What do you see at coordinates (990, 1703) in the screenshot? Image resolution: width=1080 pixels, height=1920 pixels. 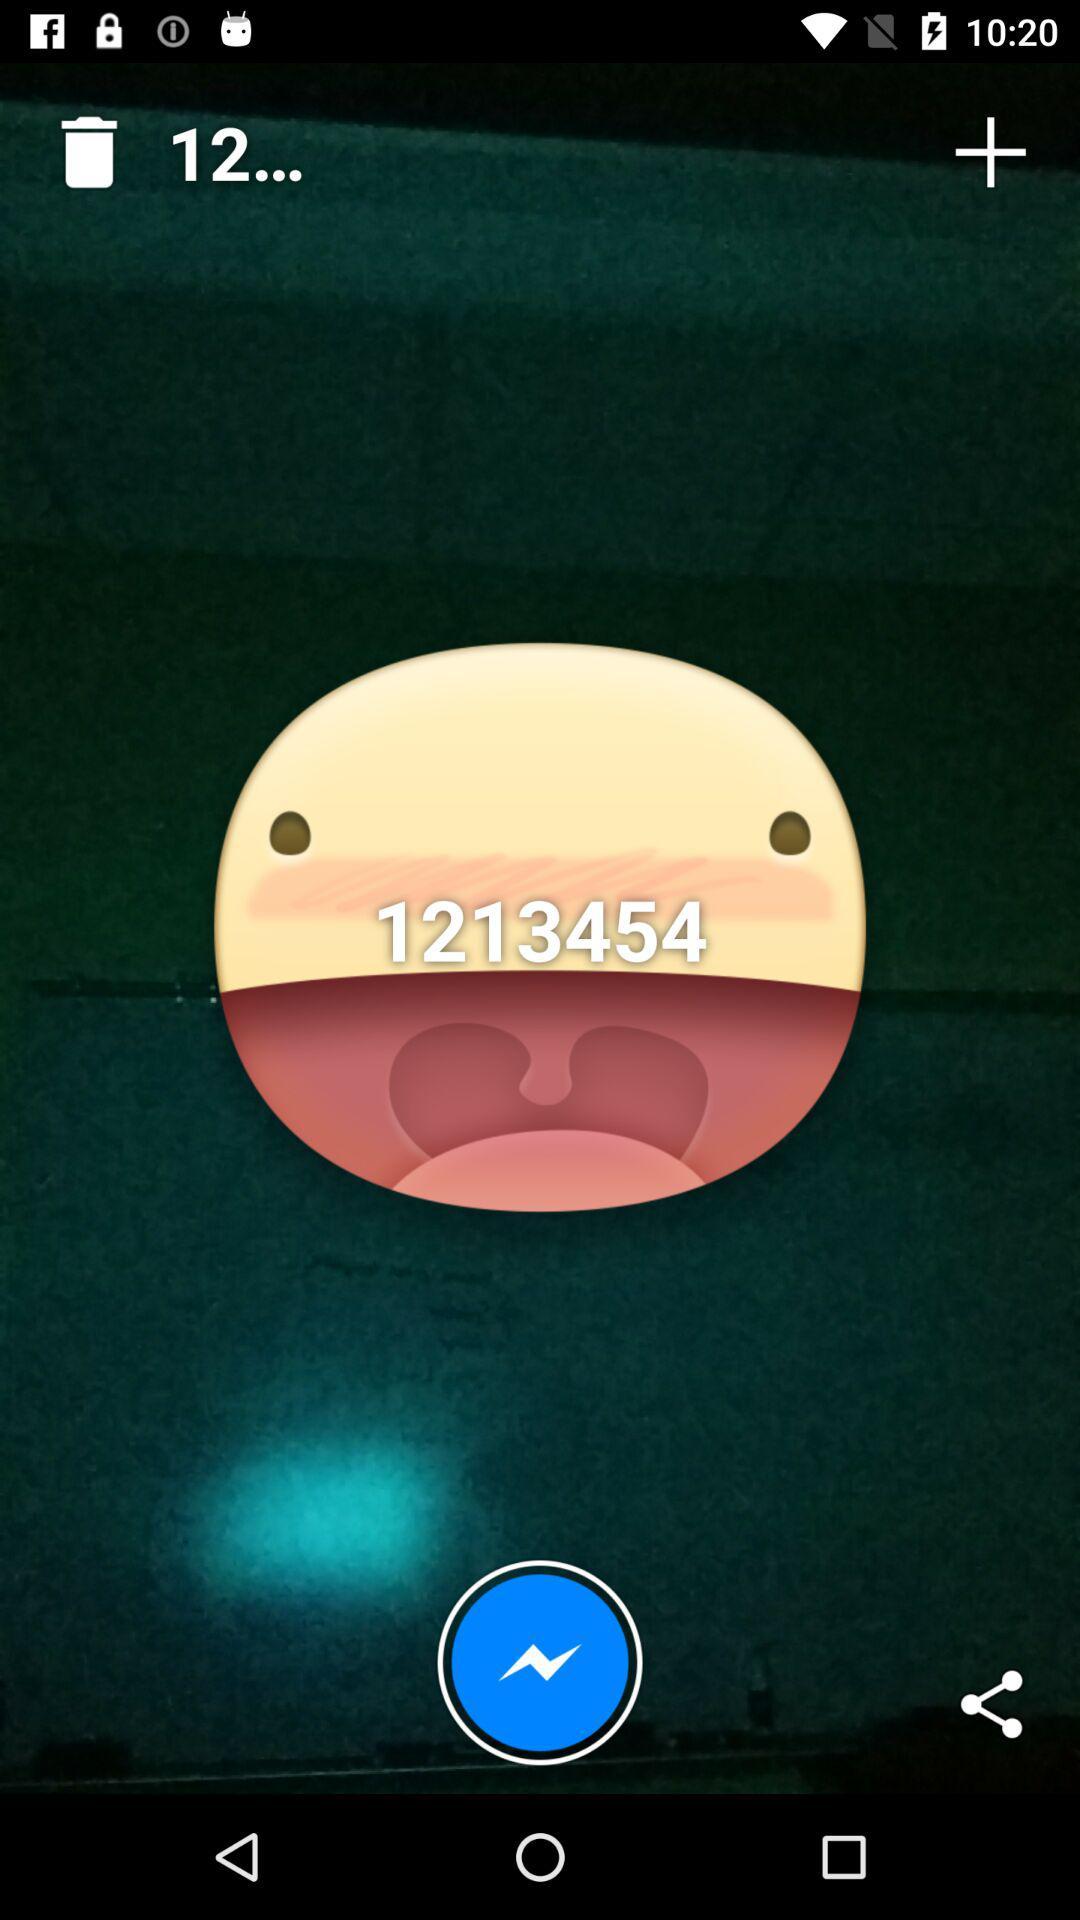 I see `the share icon` at bounding box center [990, 1703].